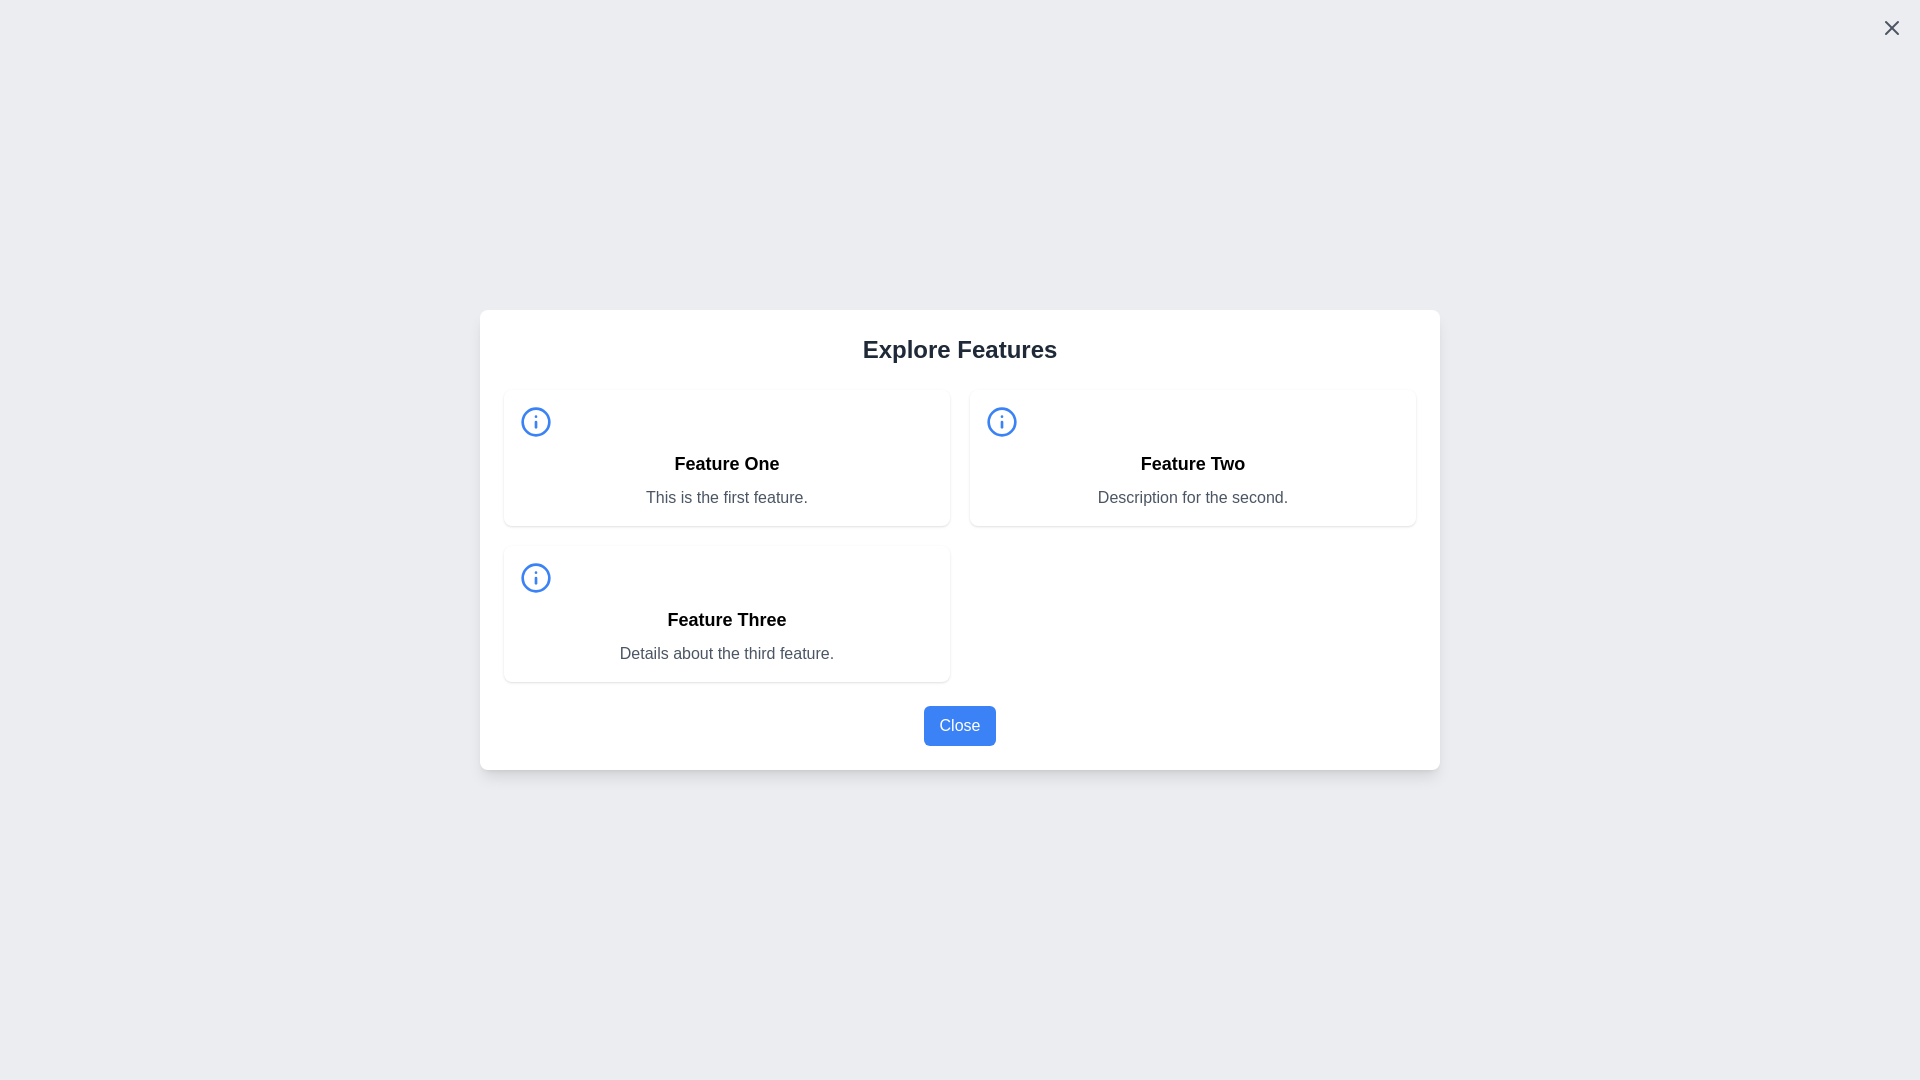  Describe the element at coordinates (1890, 27) in the screenshot. I see `the cross icon located in the top-right corner of the modal` at that location.